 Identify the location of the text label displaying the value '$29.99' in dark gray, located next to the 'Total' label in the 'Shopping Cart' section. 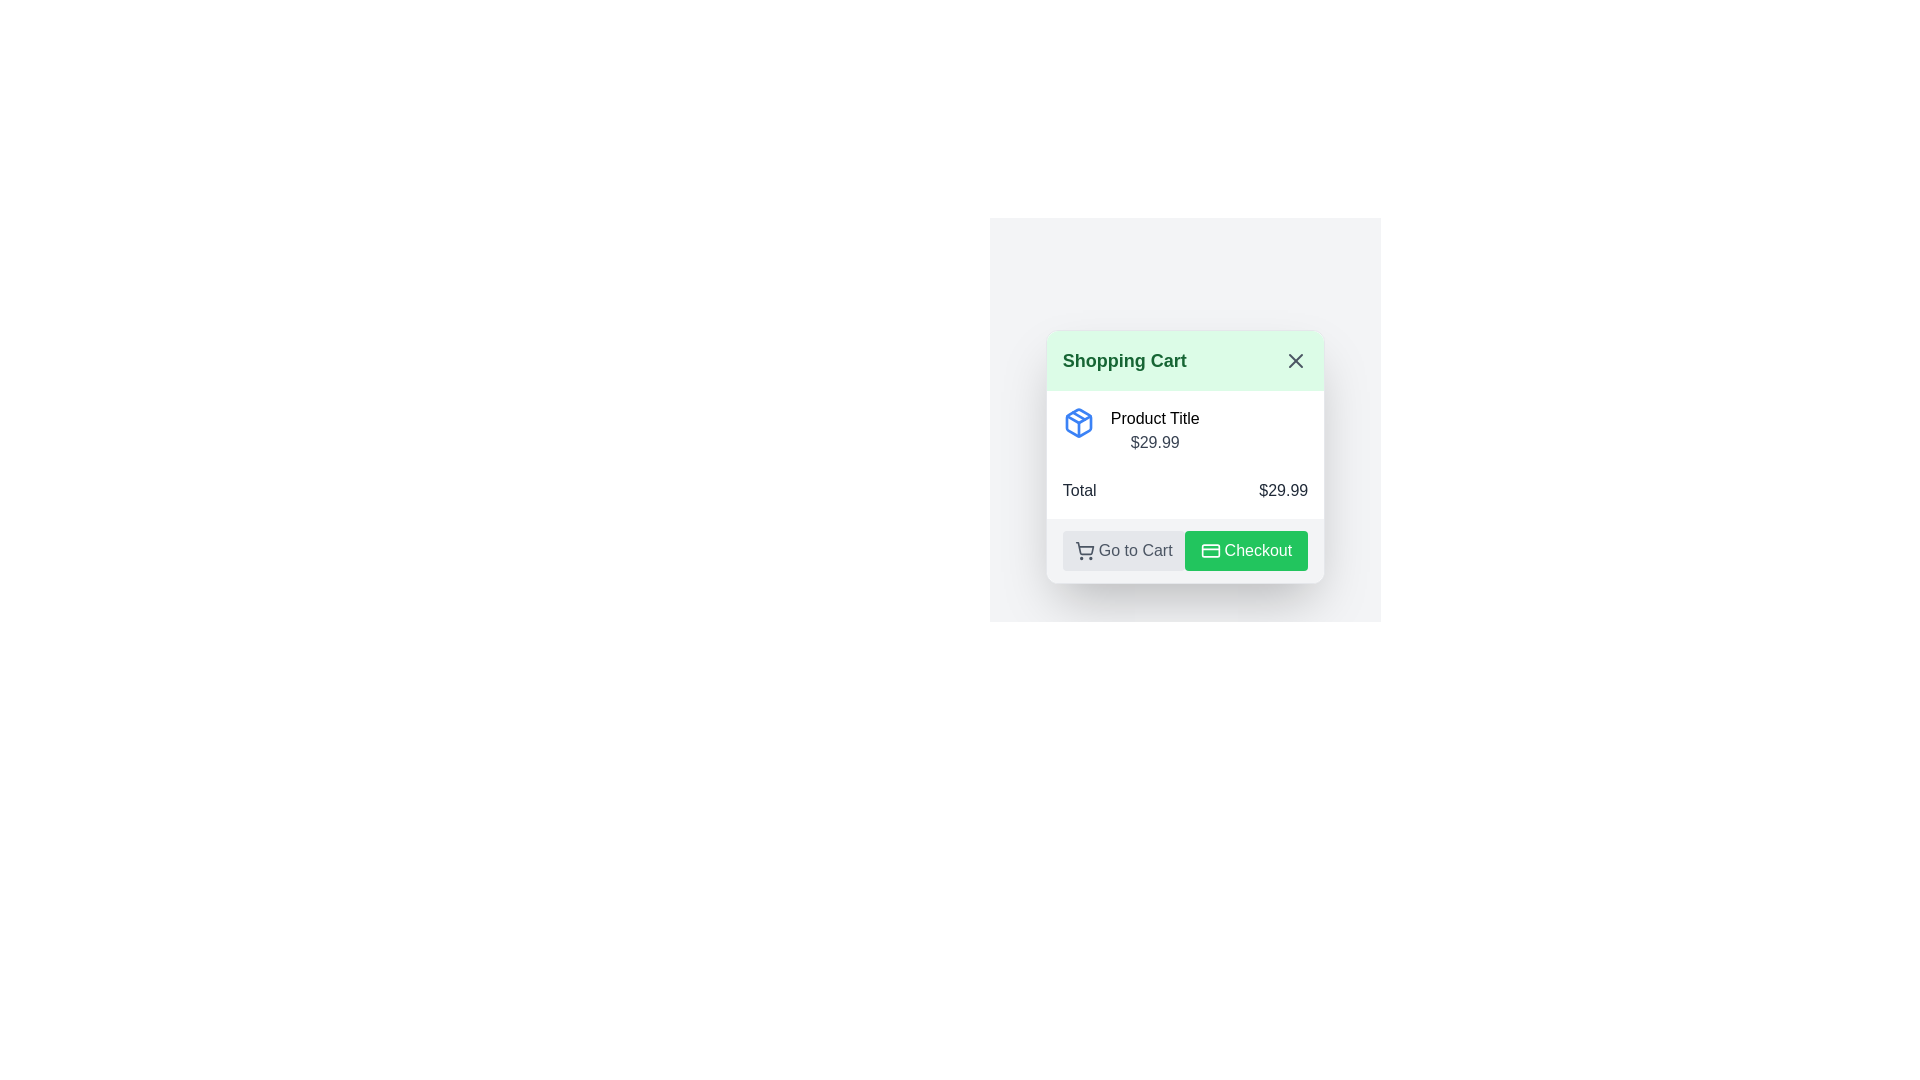
(1283, 490).